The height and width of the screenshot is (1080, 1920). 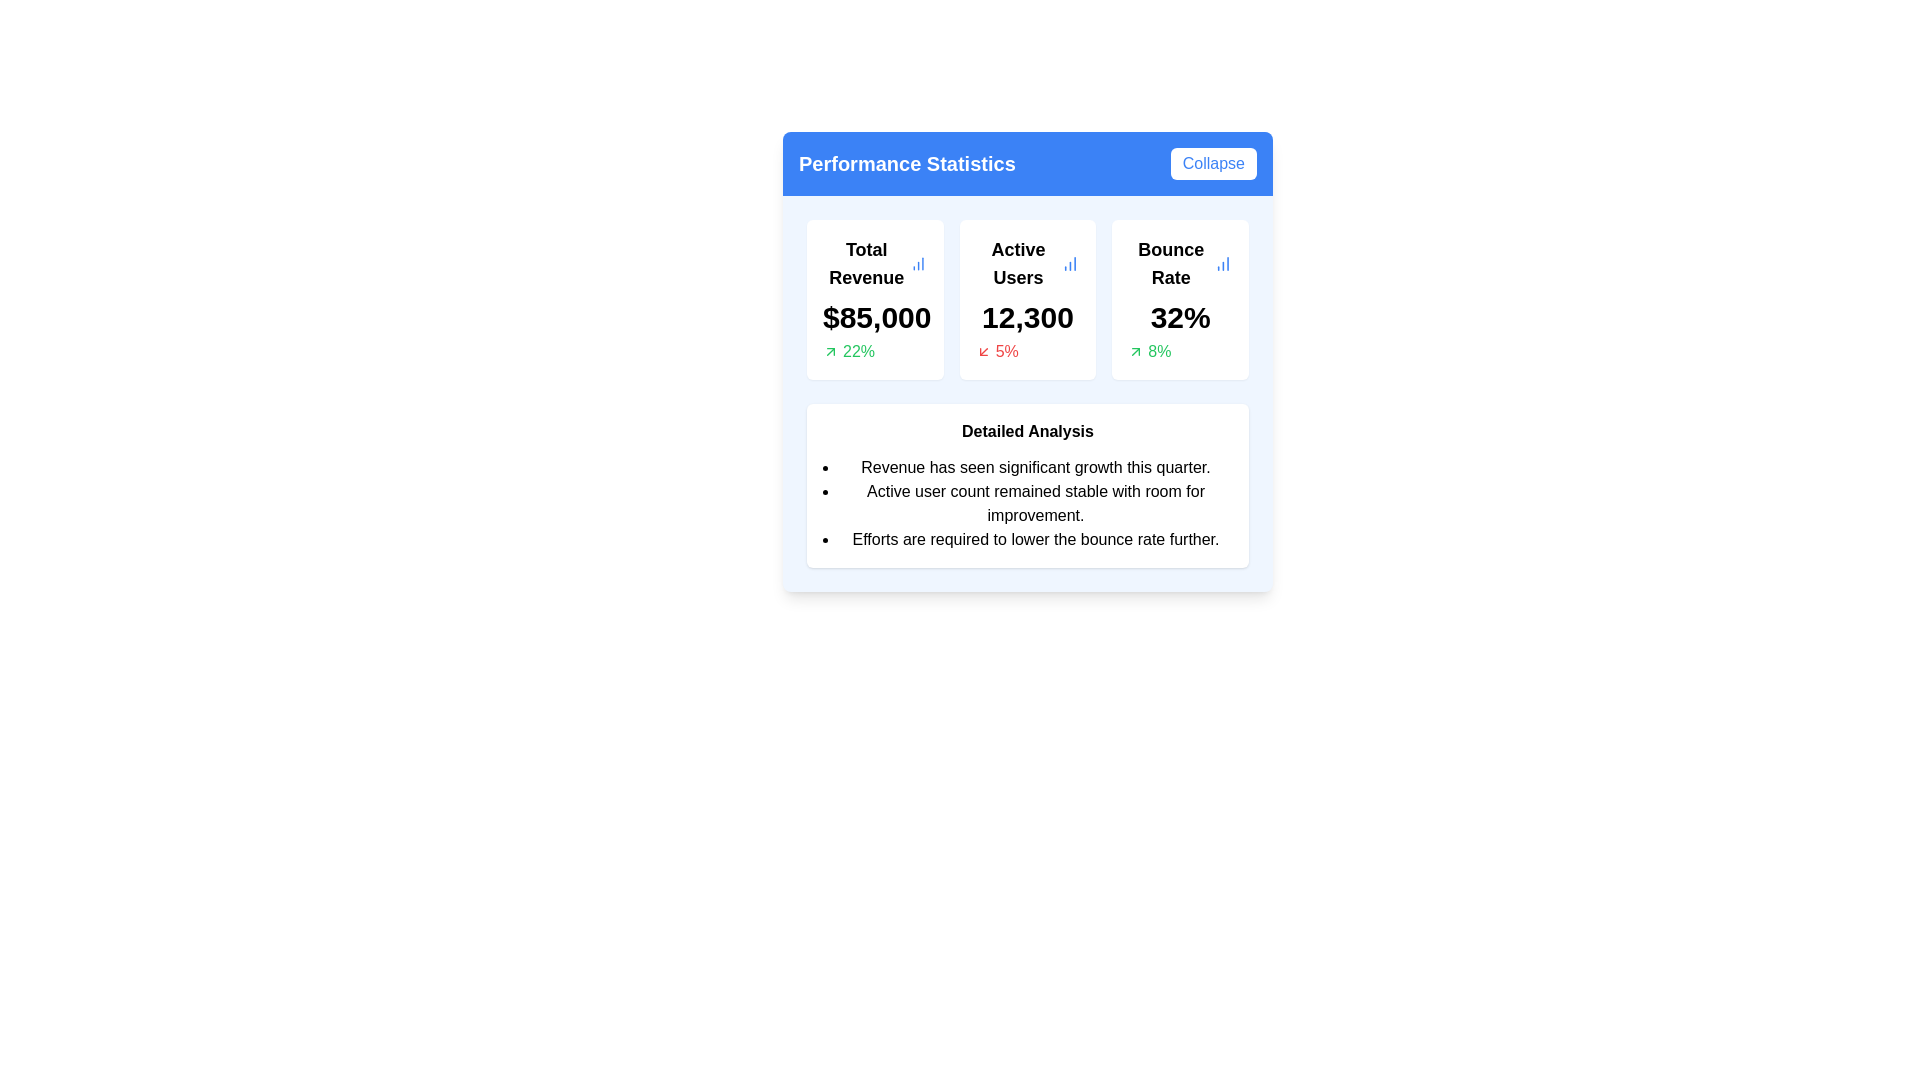 What do you see at coordinates (875, 262) in the screenshot?
I see `the header or label with icon that serves as the title for the revenue data section, located in the top row of the statistics panel` at bounding box center [875, 262].